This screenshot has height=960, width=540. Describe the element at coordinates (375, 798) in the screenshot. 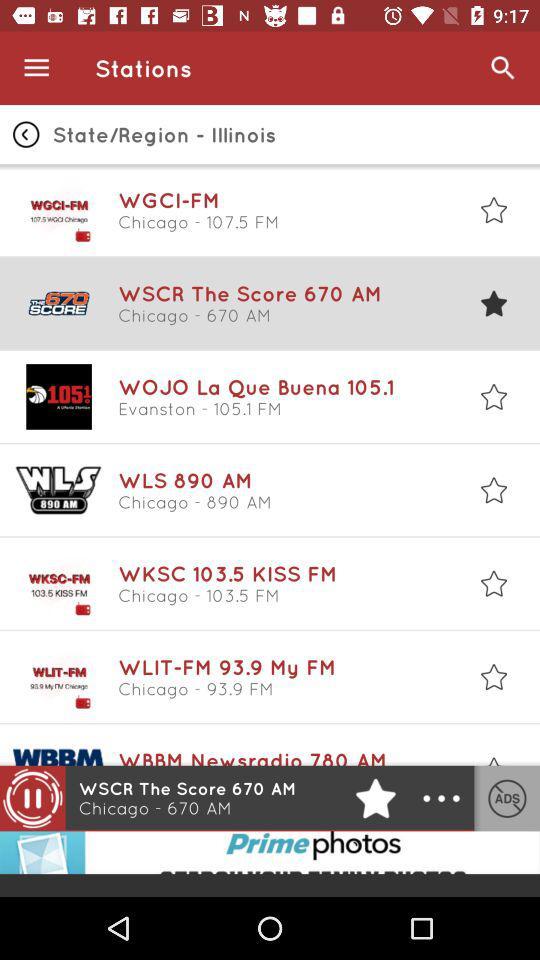

I see `the star icon` at that location.